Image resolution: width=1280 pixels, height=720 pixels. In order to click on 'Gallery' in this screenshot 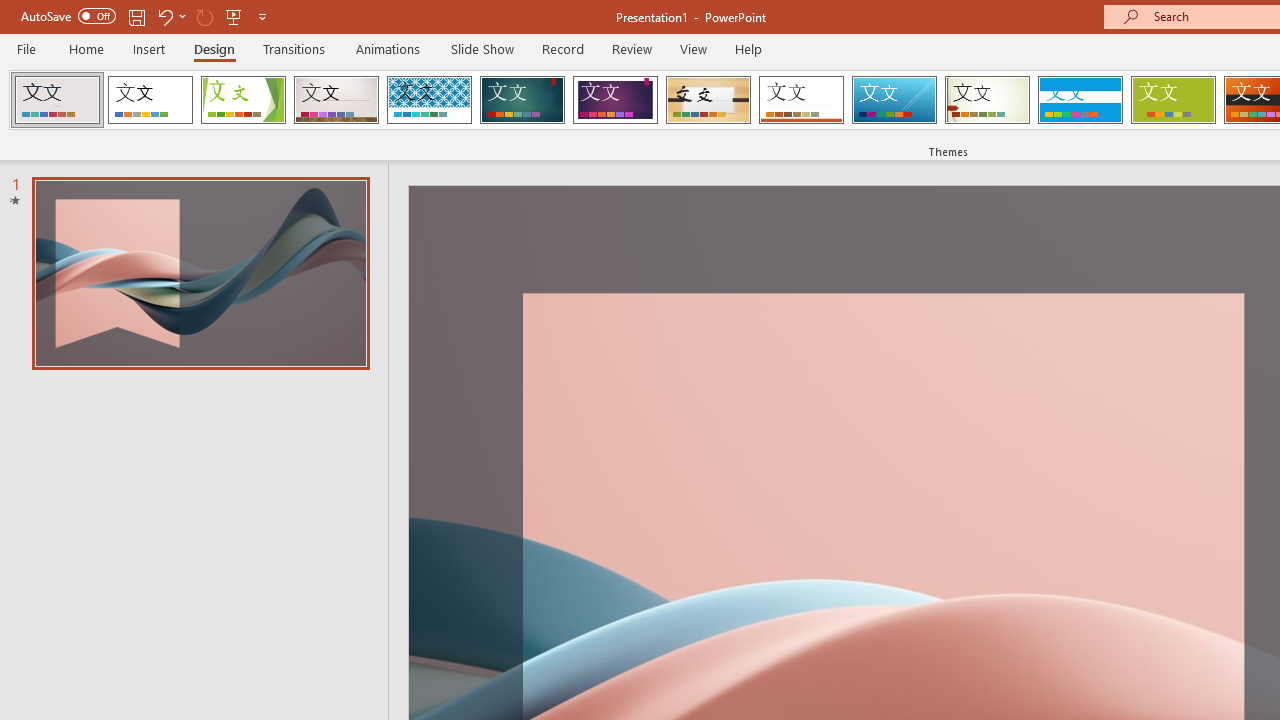, I will do `click(336, 100)`.